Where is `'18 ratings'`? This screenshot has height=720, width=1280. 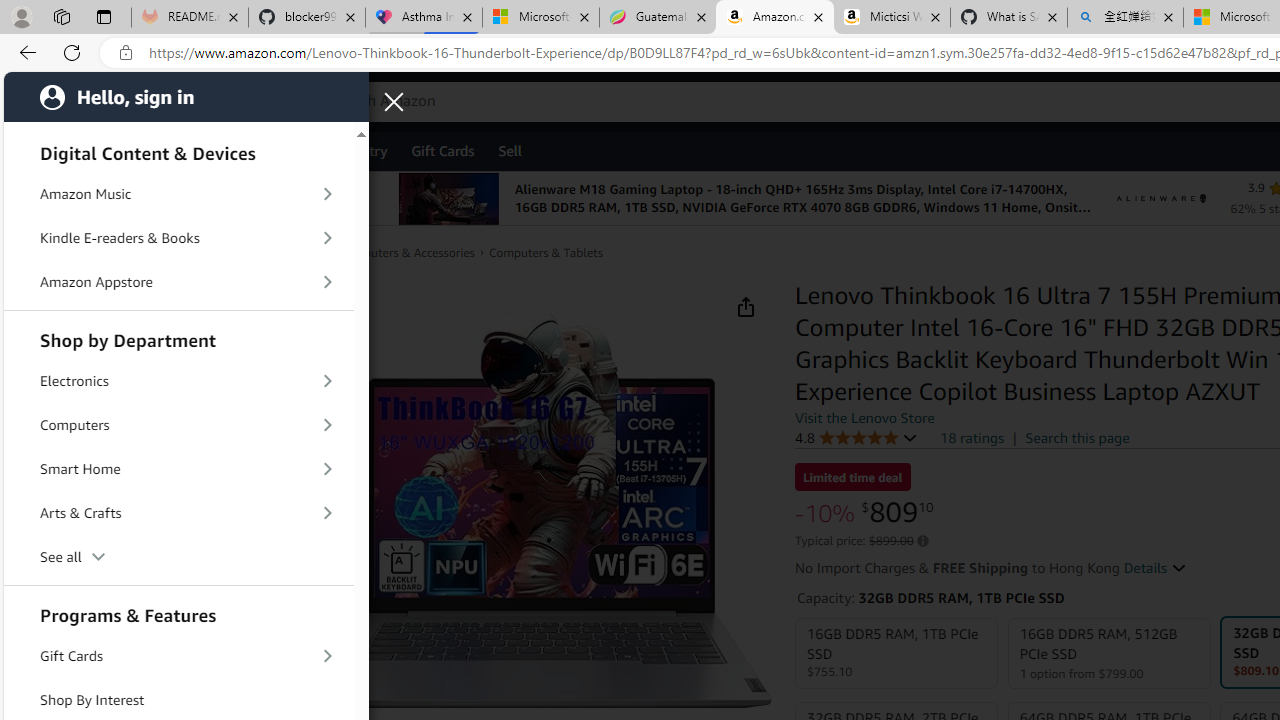
'18 ratings' is located at coordinates (972, 437).